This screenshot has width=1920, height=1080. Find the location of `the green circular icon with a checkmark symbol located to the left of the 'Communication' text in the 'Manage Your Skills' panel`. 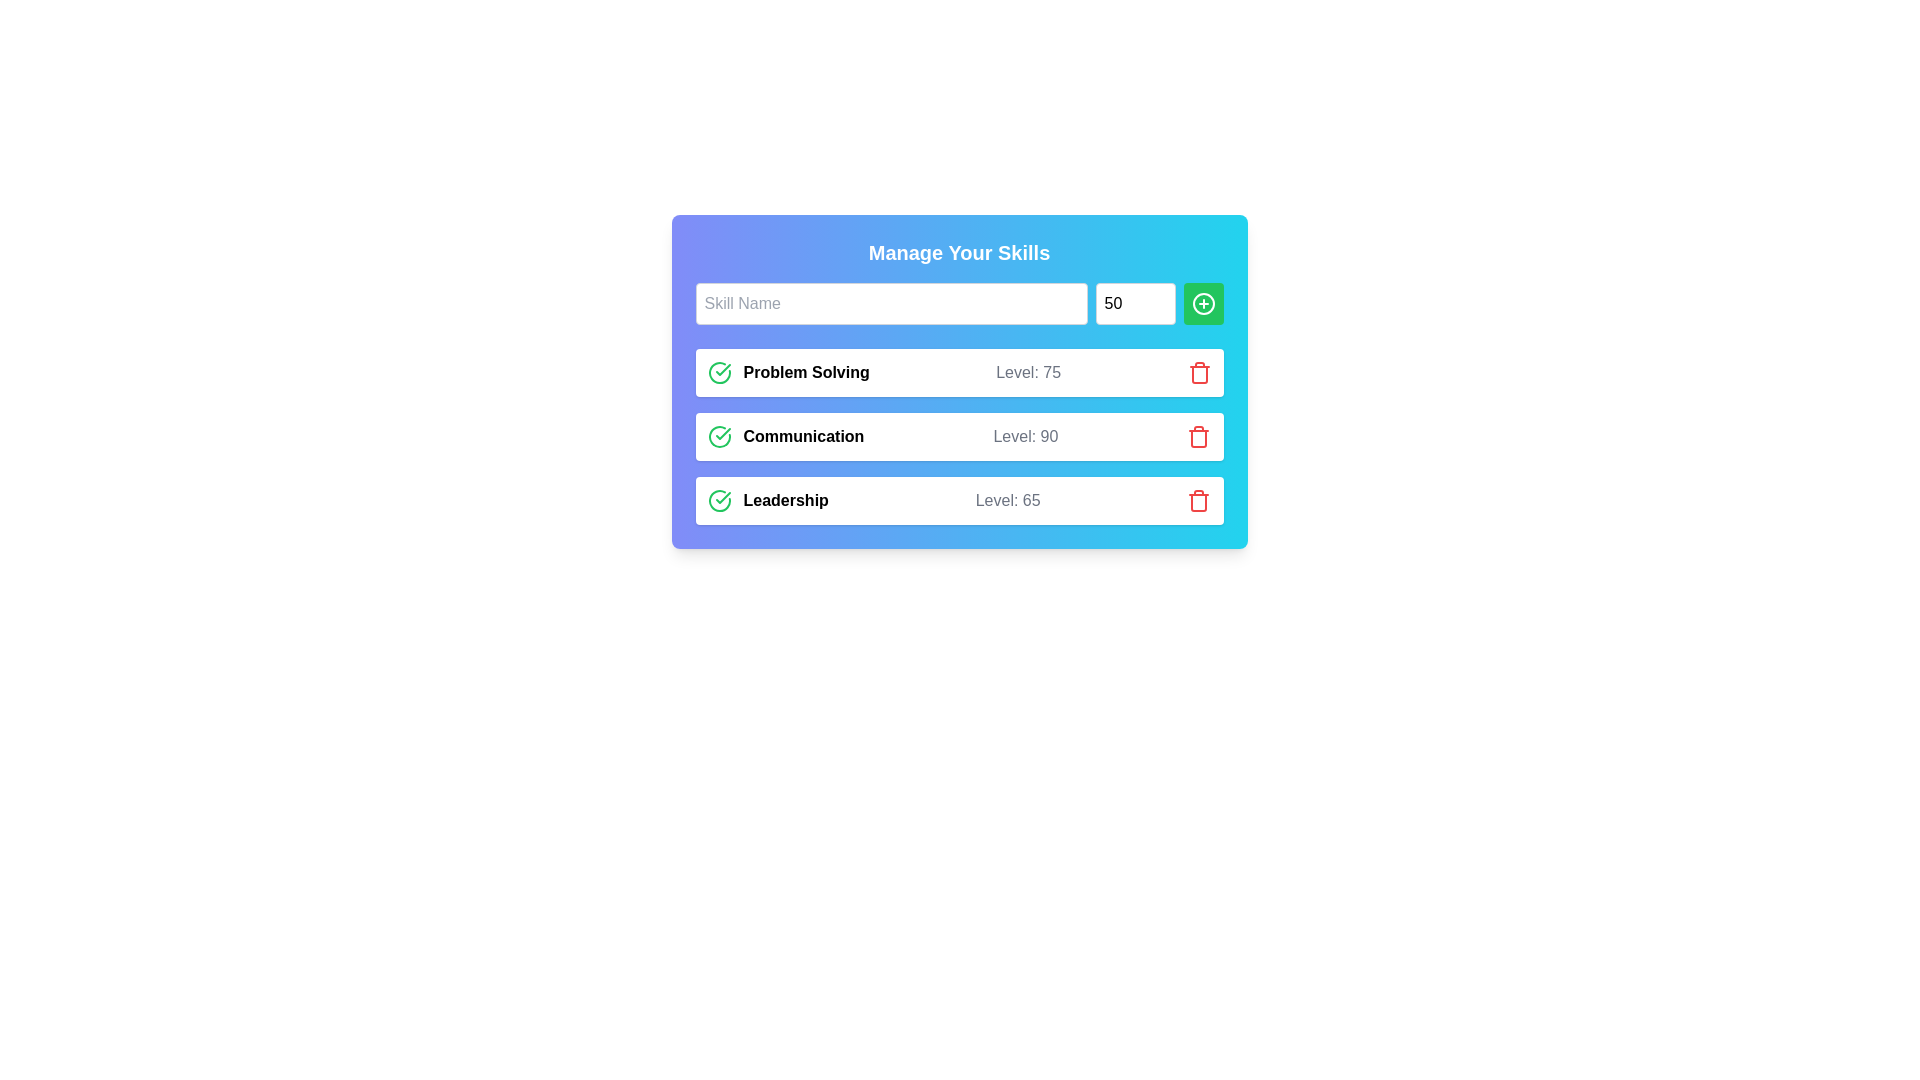

the green circular icon with a checkmark symbol located to the left of the 'Communication' text in the 'Manage Your Skills' panel is located at coordinates (719, 435).